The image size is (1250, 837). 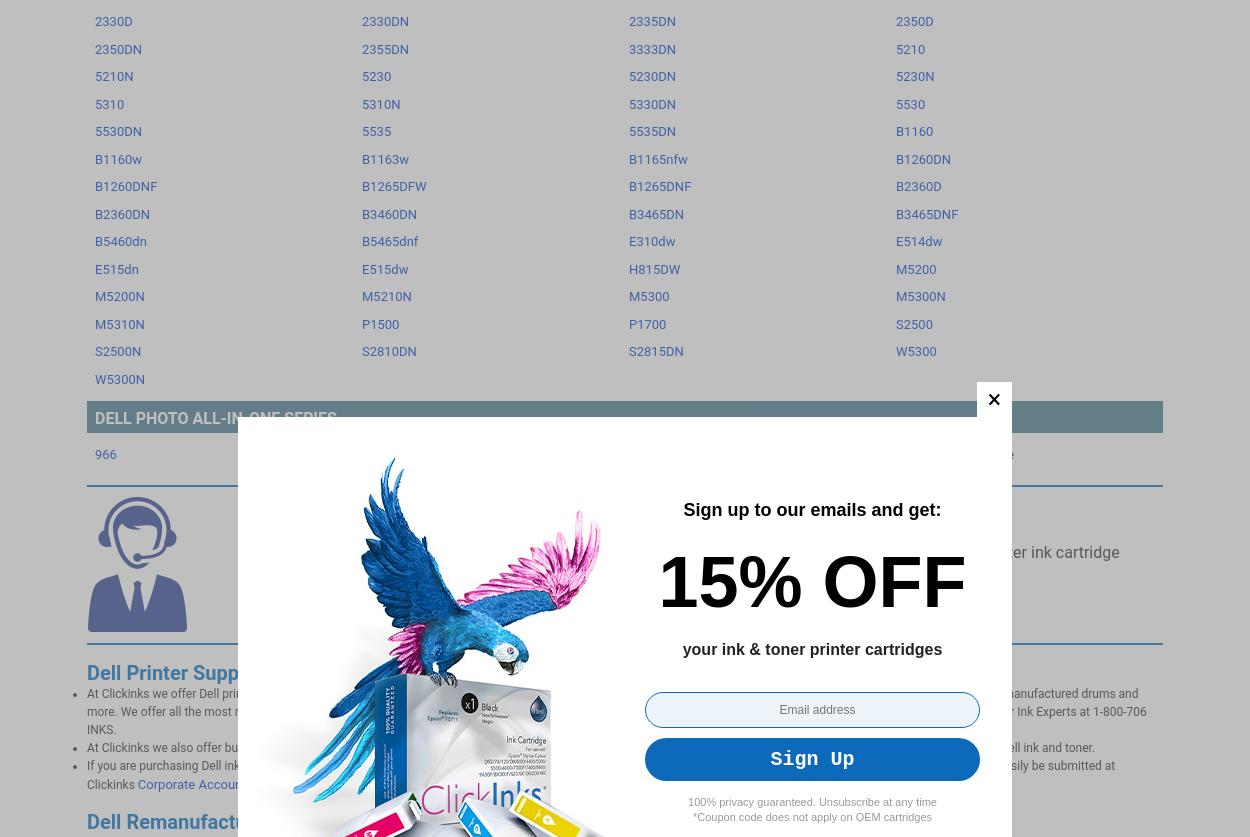 I want to click on 'Affiliate Program', so click(x=687, y=30).